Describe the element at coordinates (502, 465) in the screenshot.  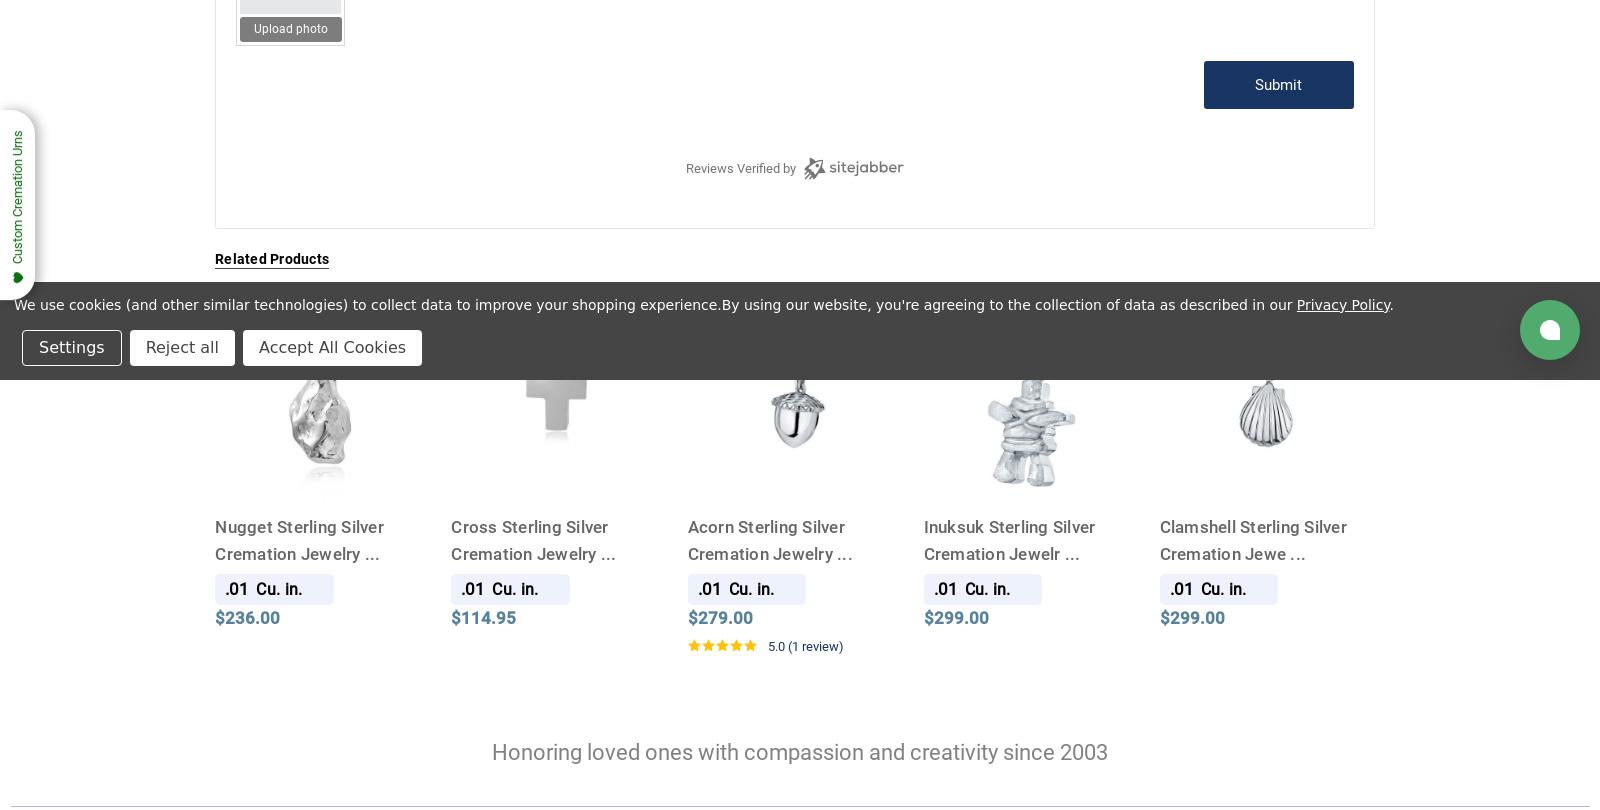
I see `'Choose Options'` at that location.